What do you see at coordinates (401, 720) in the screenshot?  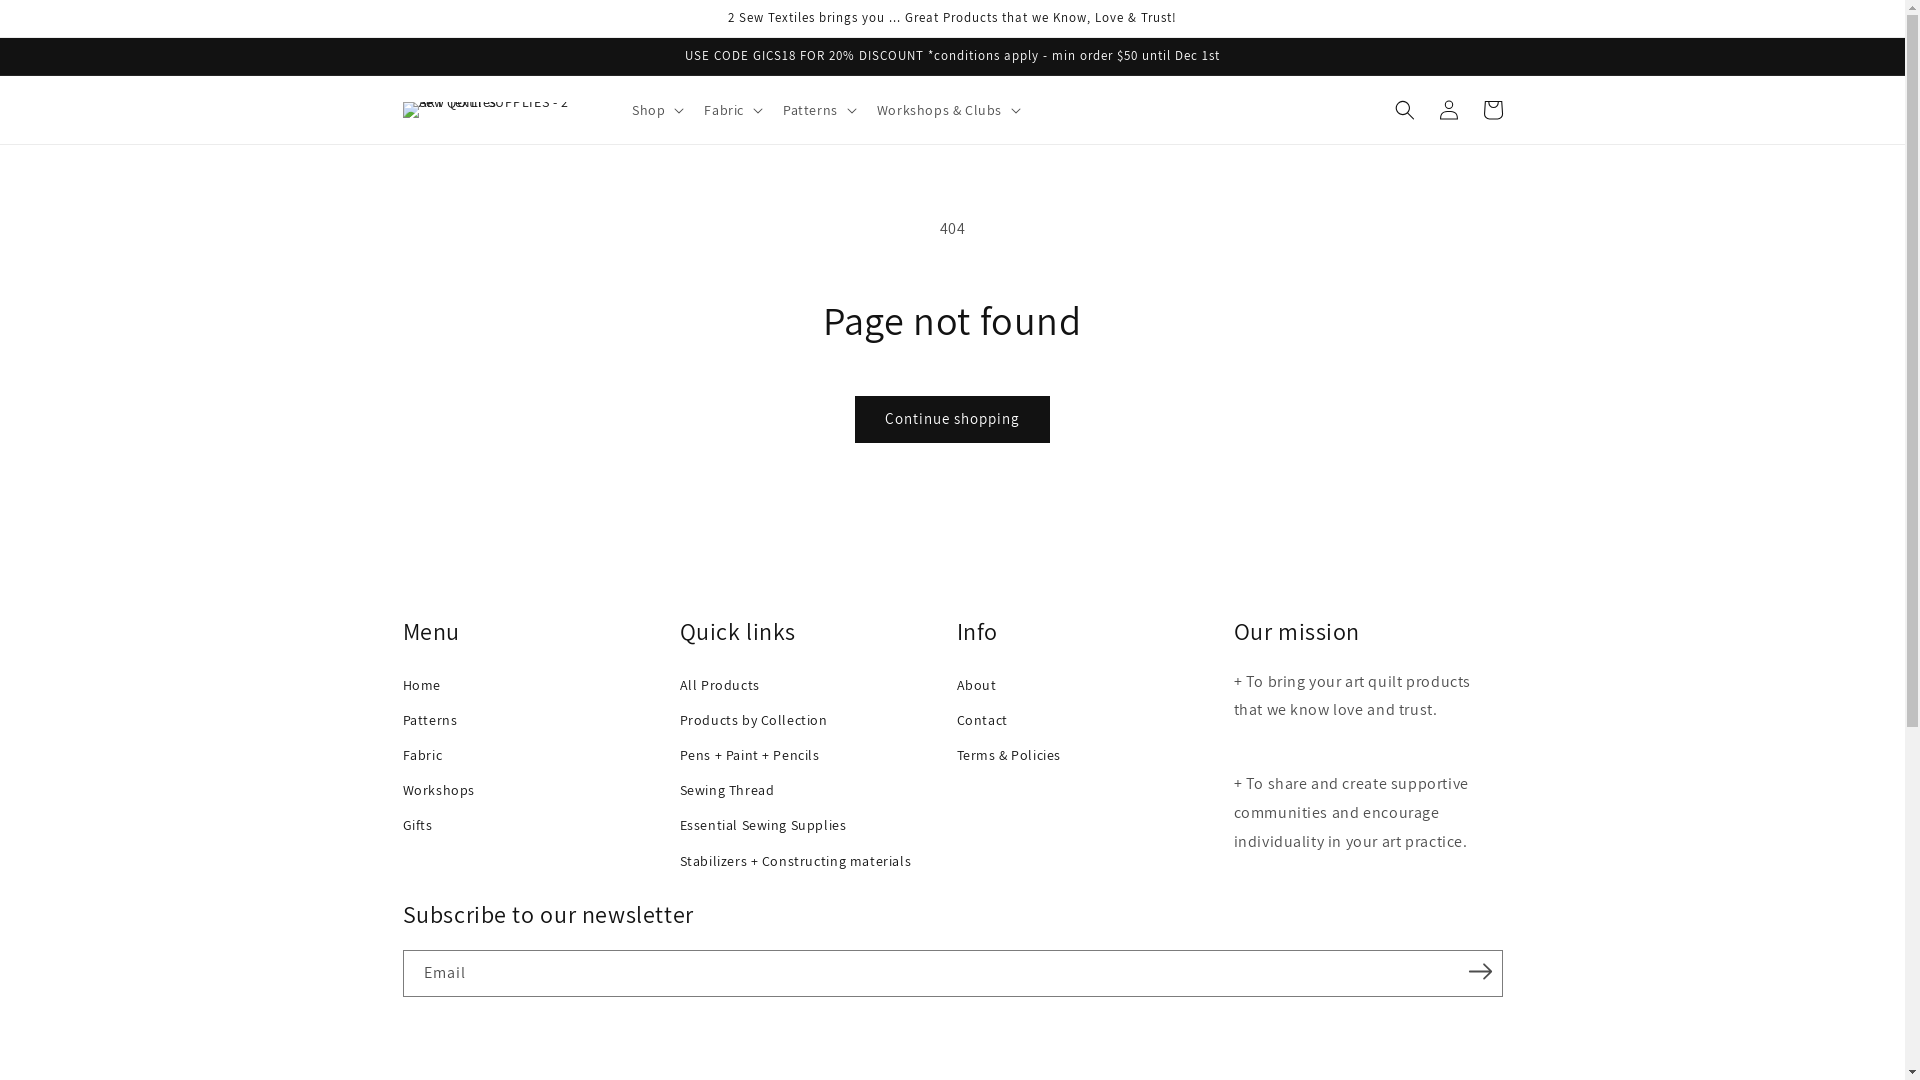 I see `'Patterns'` at bounding box center [401, 720].